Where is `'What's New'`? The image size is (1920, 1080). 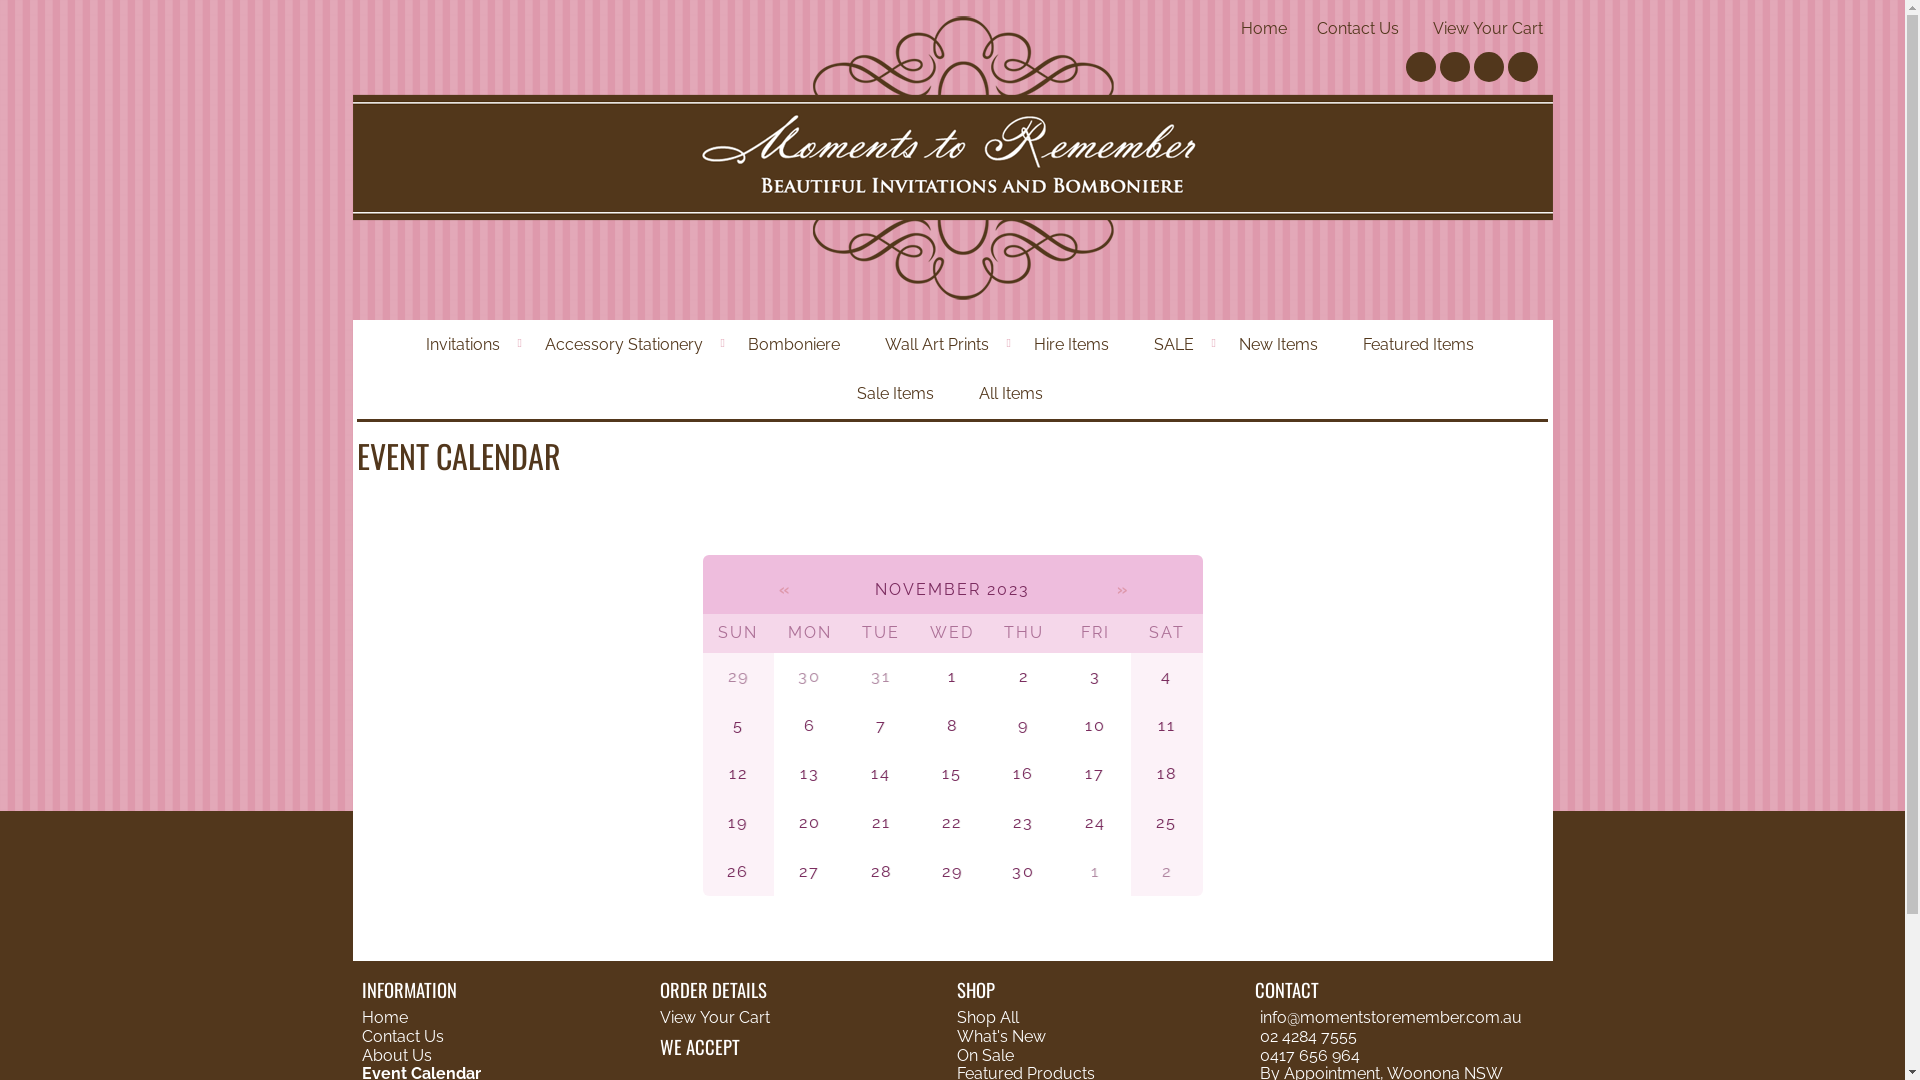
'What's New' is located at coordinates (1001, 1035).